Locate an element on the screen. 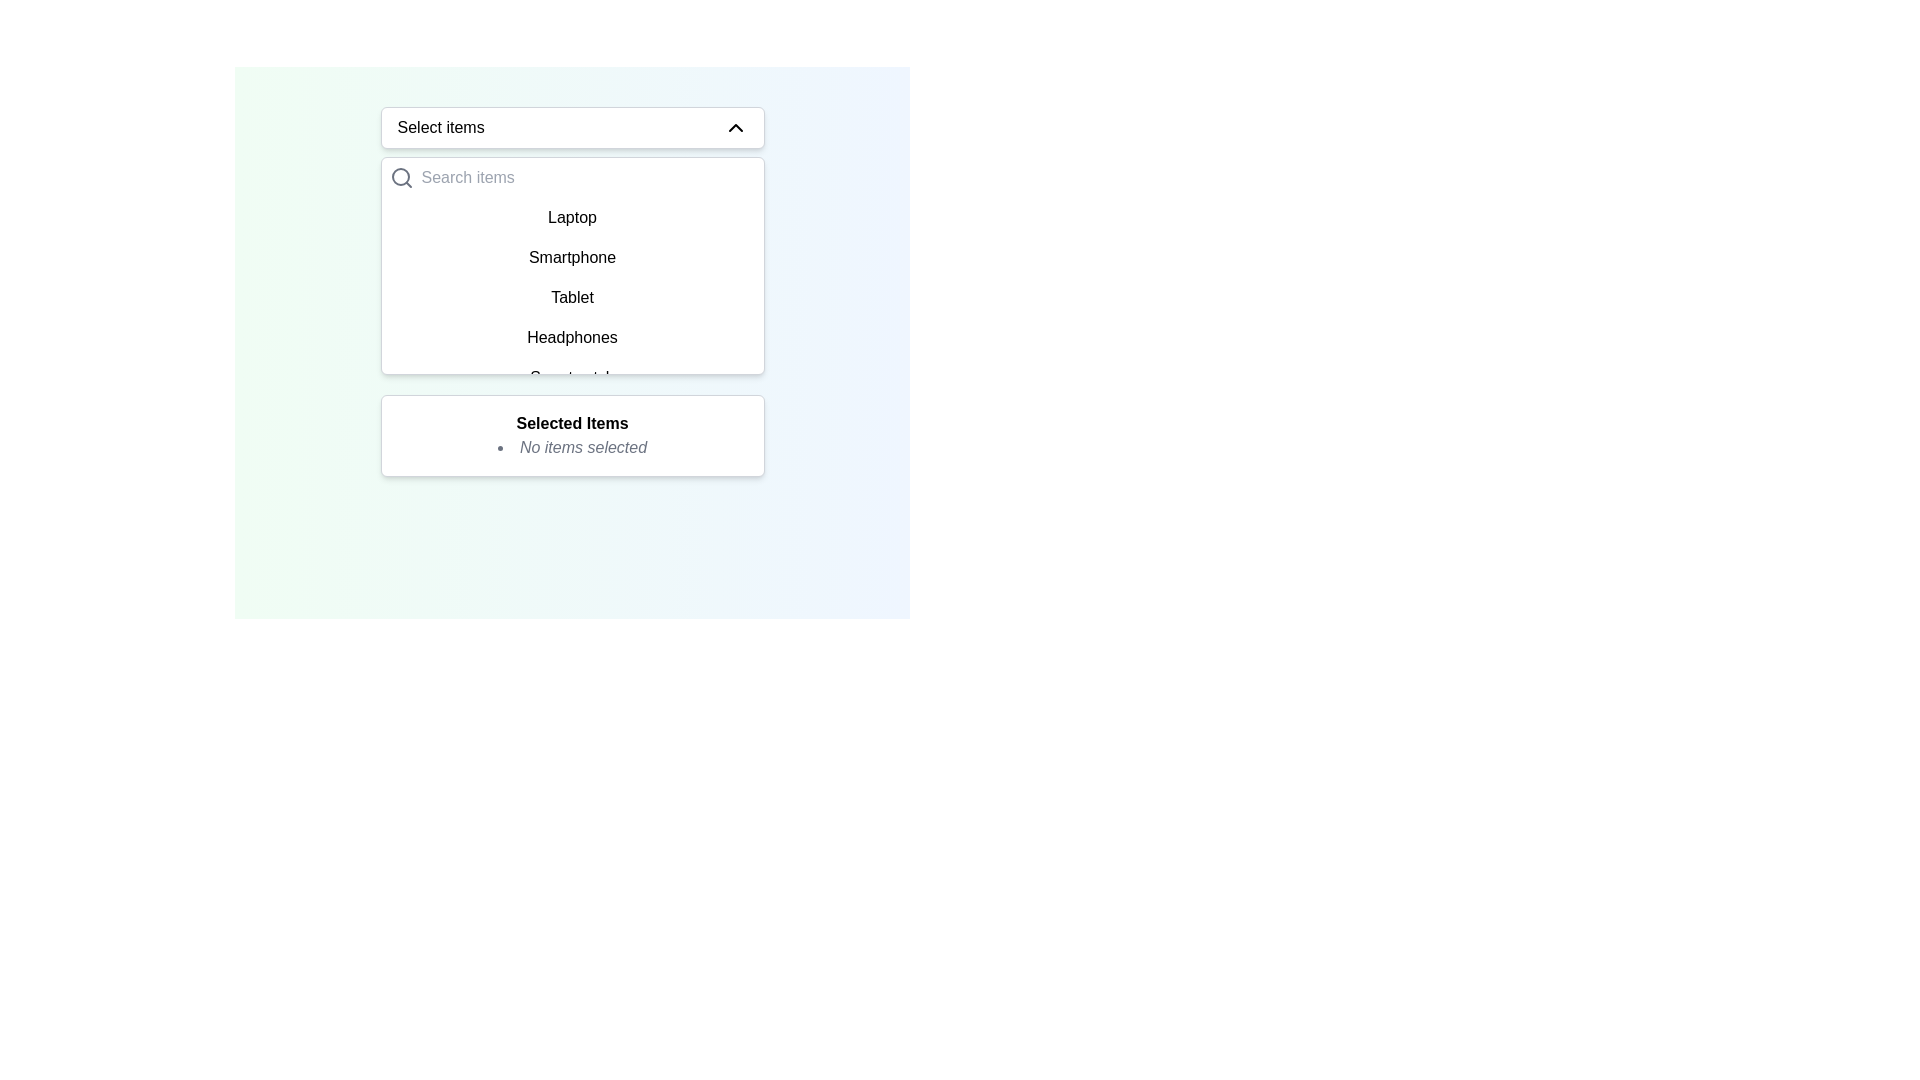  the circular part of the search icon, which visually represents the loop of the magnifying glass, located in the top-left corner of the dropdown area adjacent to the 'Search items' input field is located at coordinates (400, 176).